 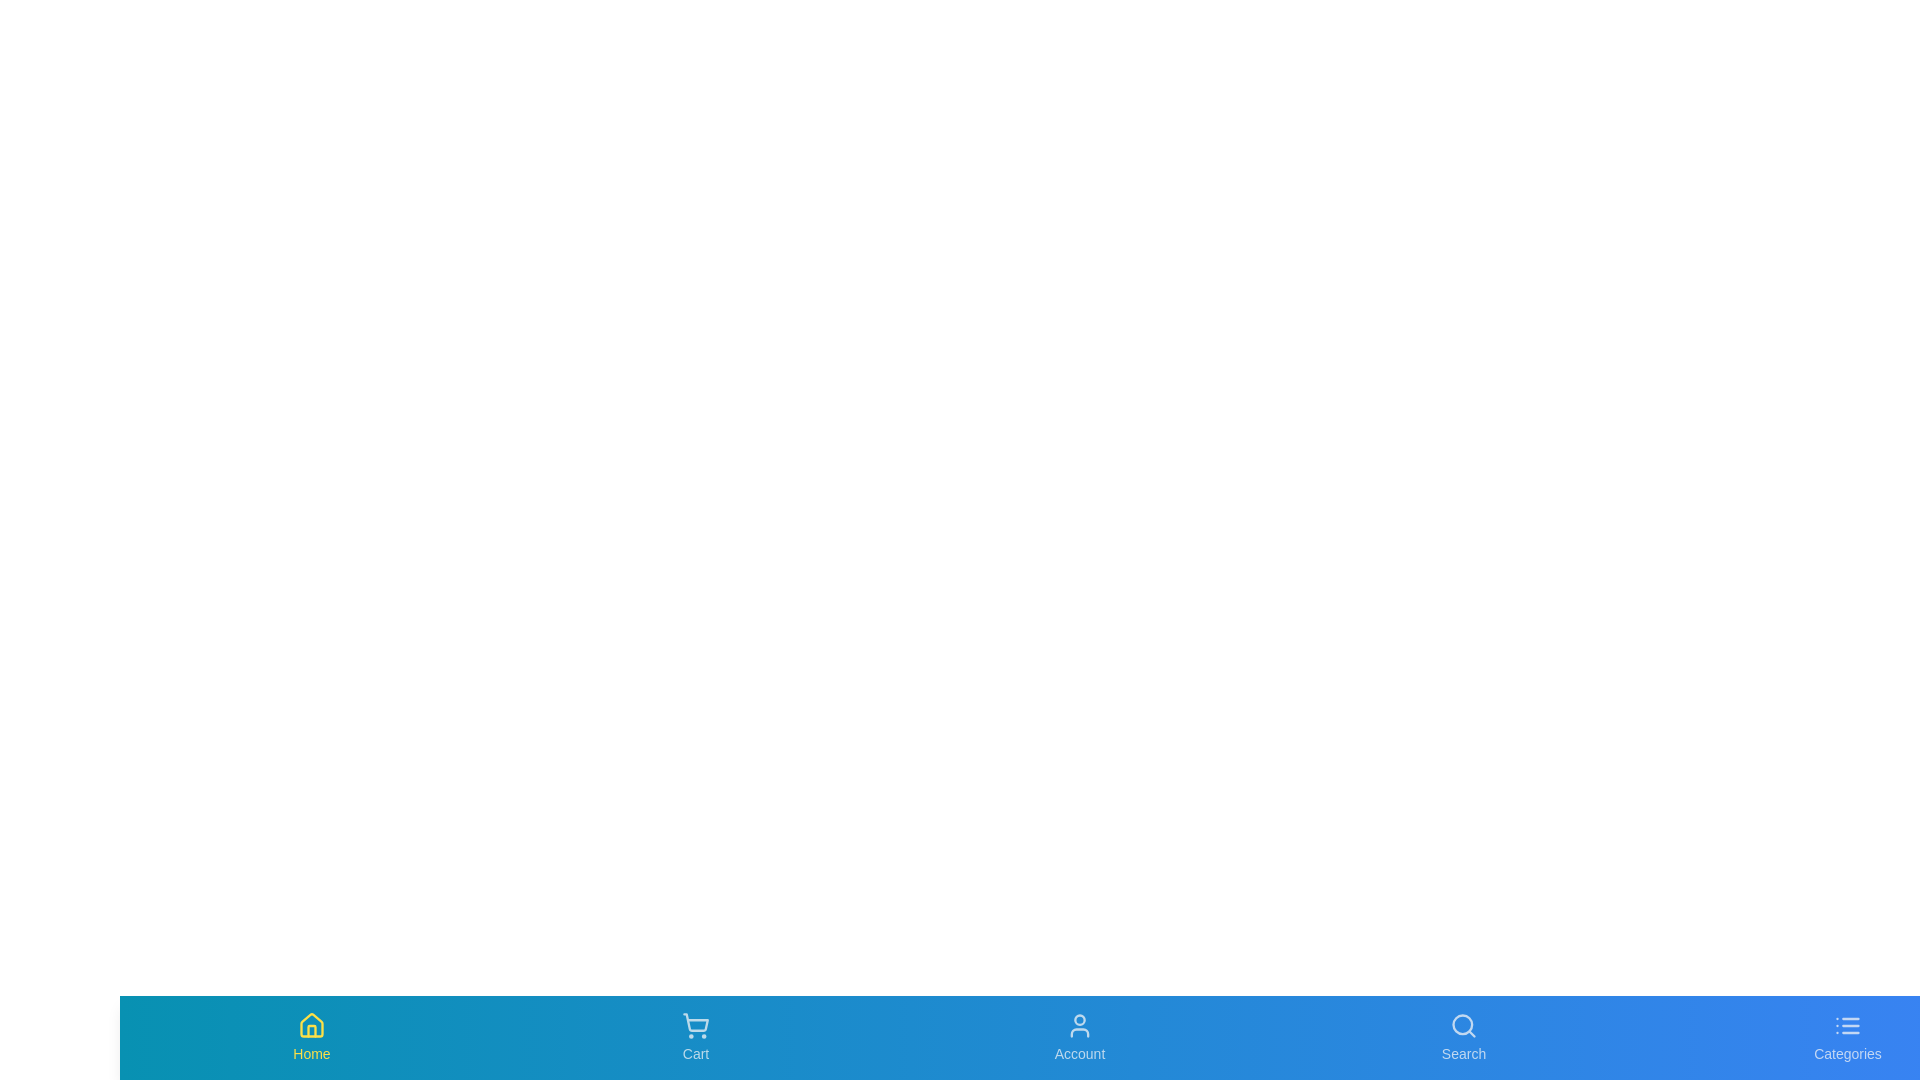 I want to click on the 'Cart' button in the bottom navigation bar, so click(x=696, y=1036).